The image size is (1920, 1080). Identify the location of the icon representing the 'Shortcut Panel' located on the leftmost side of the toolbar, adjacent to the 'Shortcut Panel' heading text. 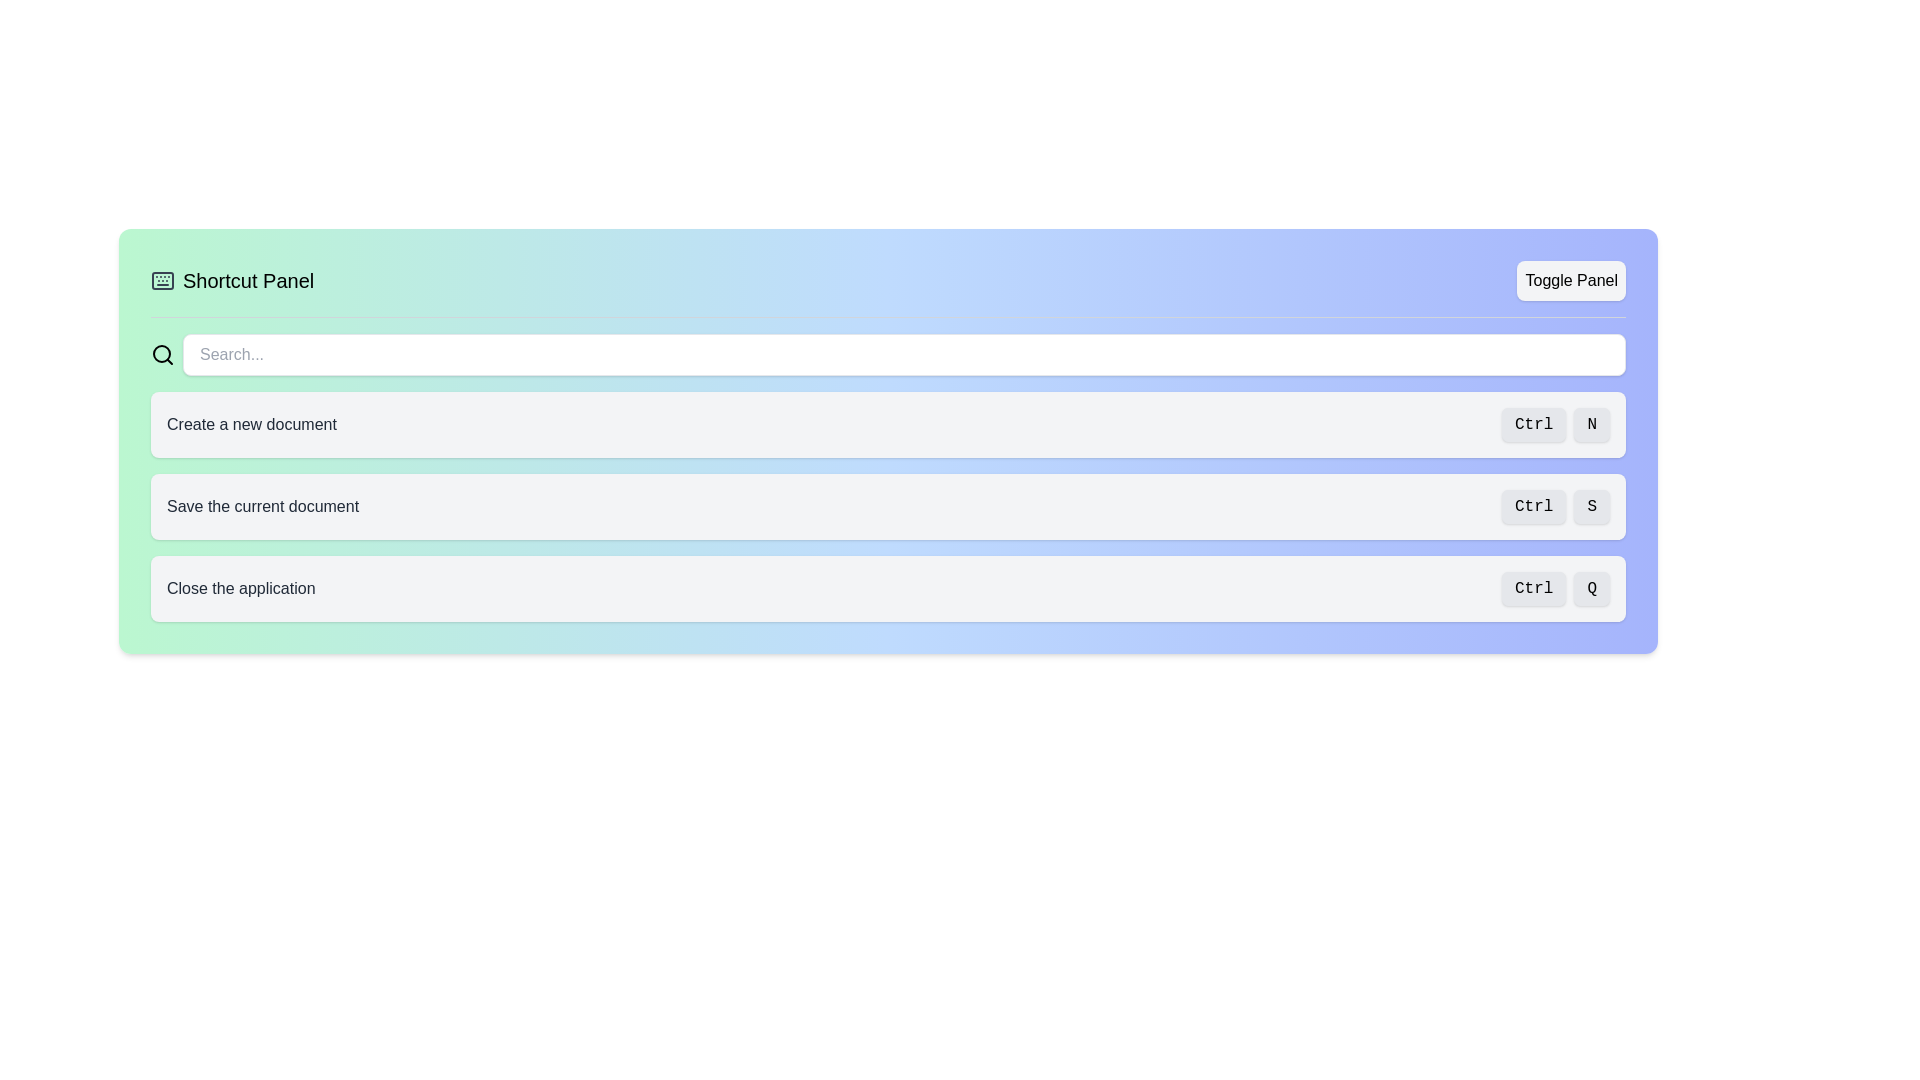
(163, 281).